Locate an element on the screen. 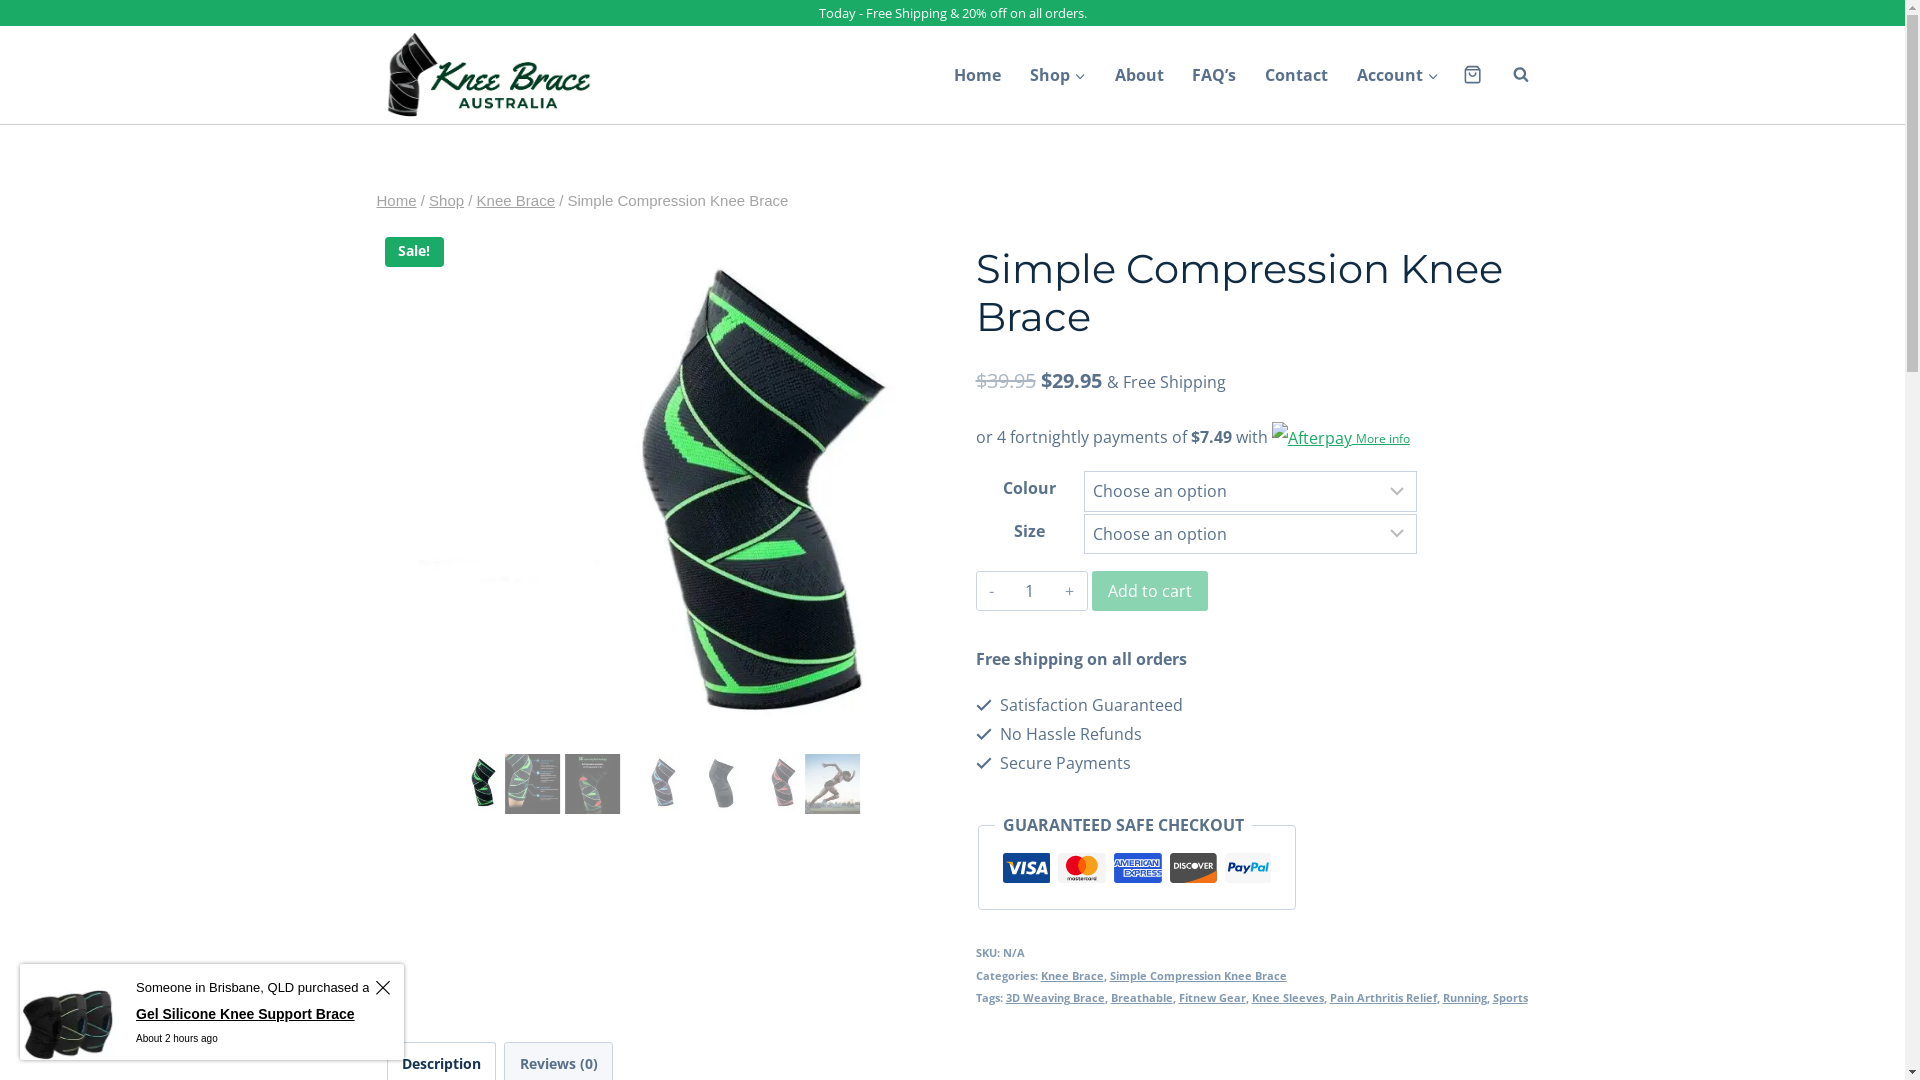  'More info' is located at coordinates (1340, 435).